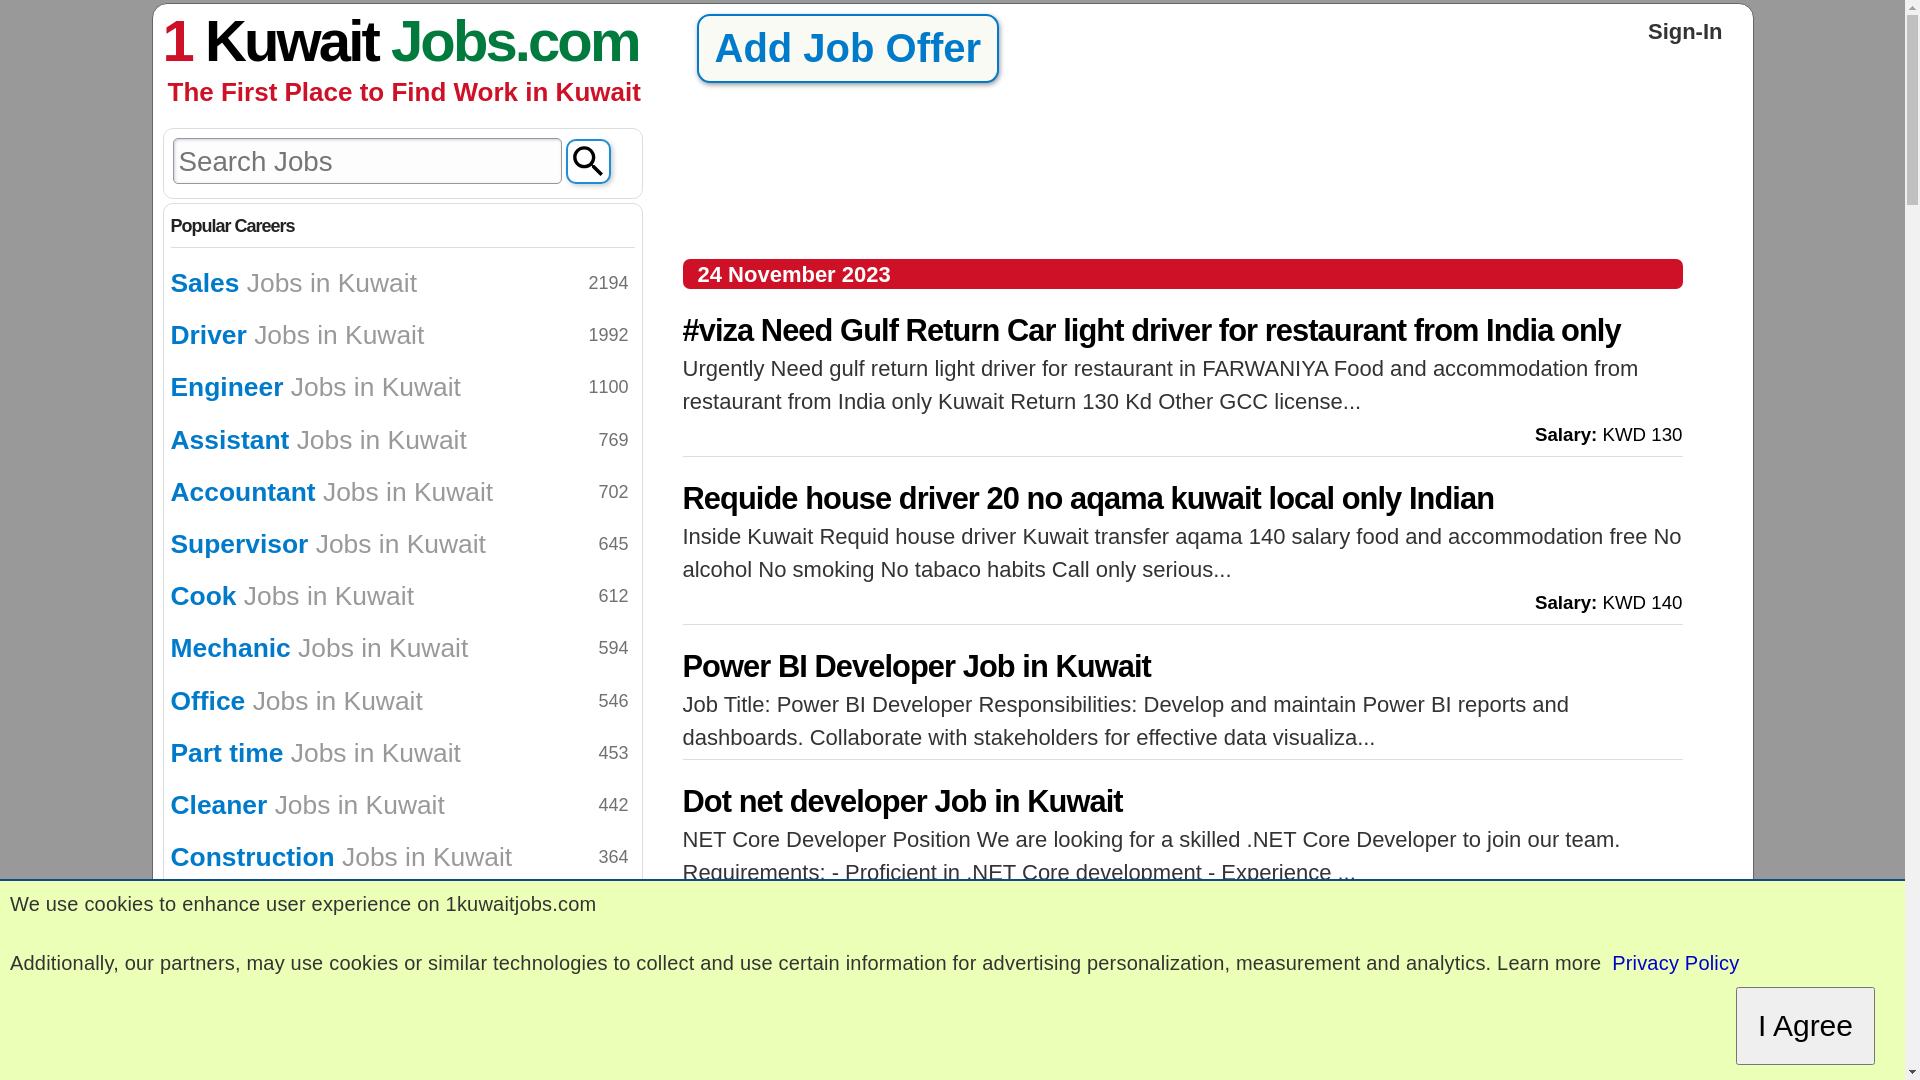 The height and width of the screenshot is (1080, 1920). Describe the element at coordinates (401, 282) in the screenshot. I see `'Sales Jobs in Kuwait` at that location.